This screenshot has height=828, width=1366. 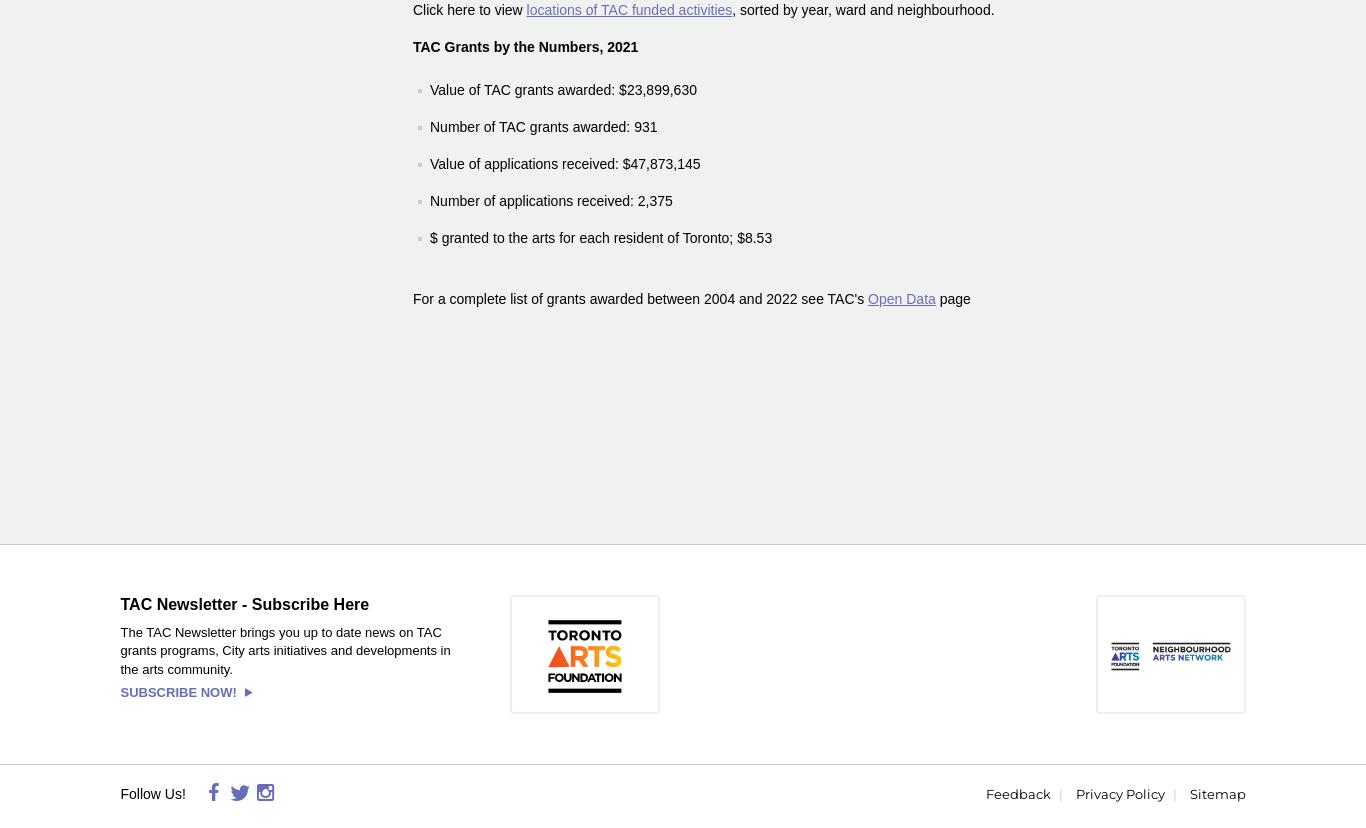 I want to click on 'Number of applications received: 2,375', so click(x=429, y=198).